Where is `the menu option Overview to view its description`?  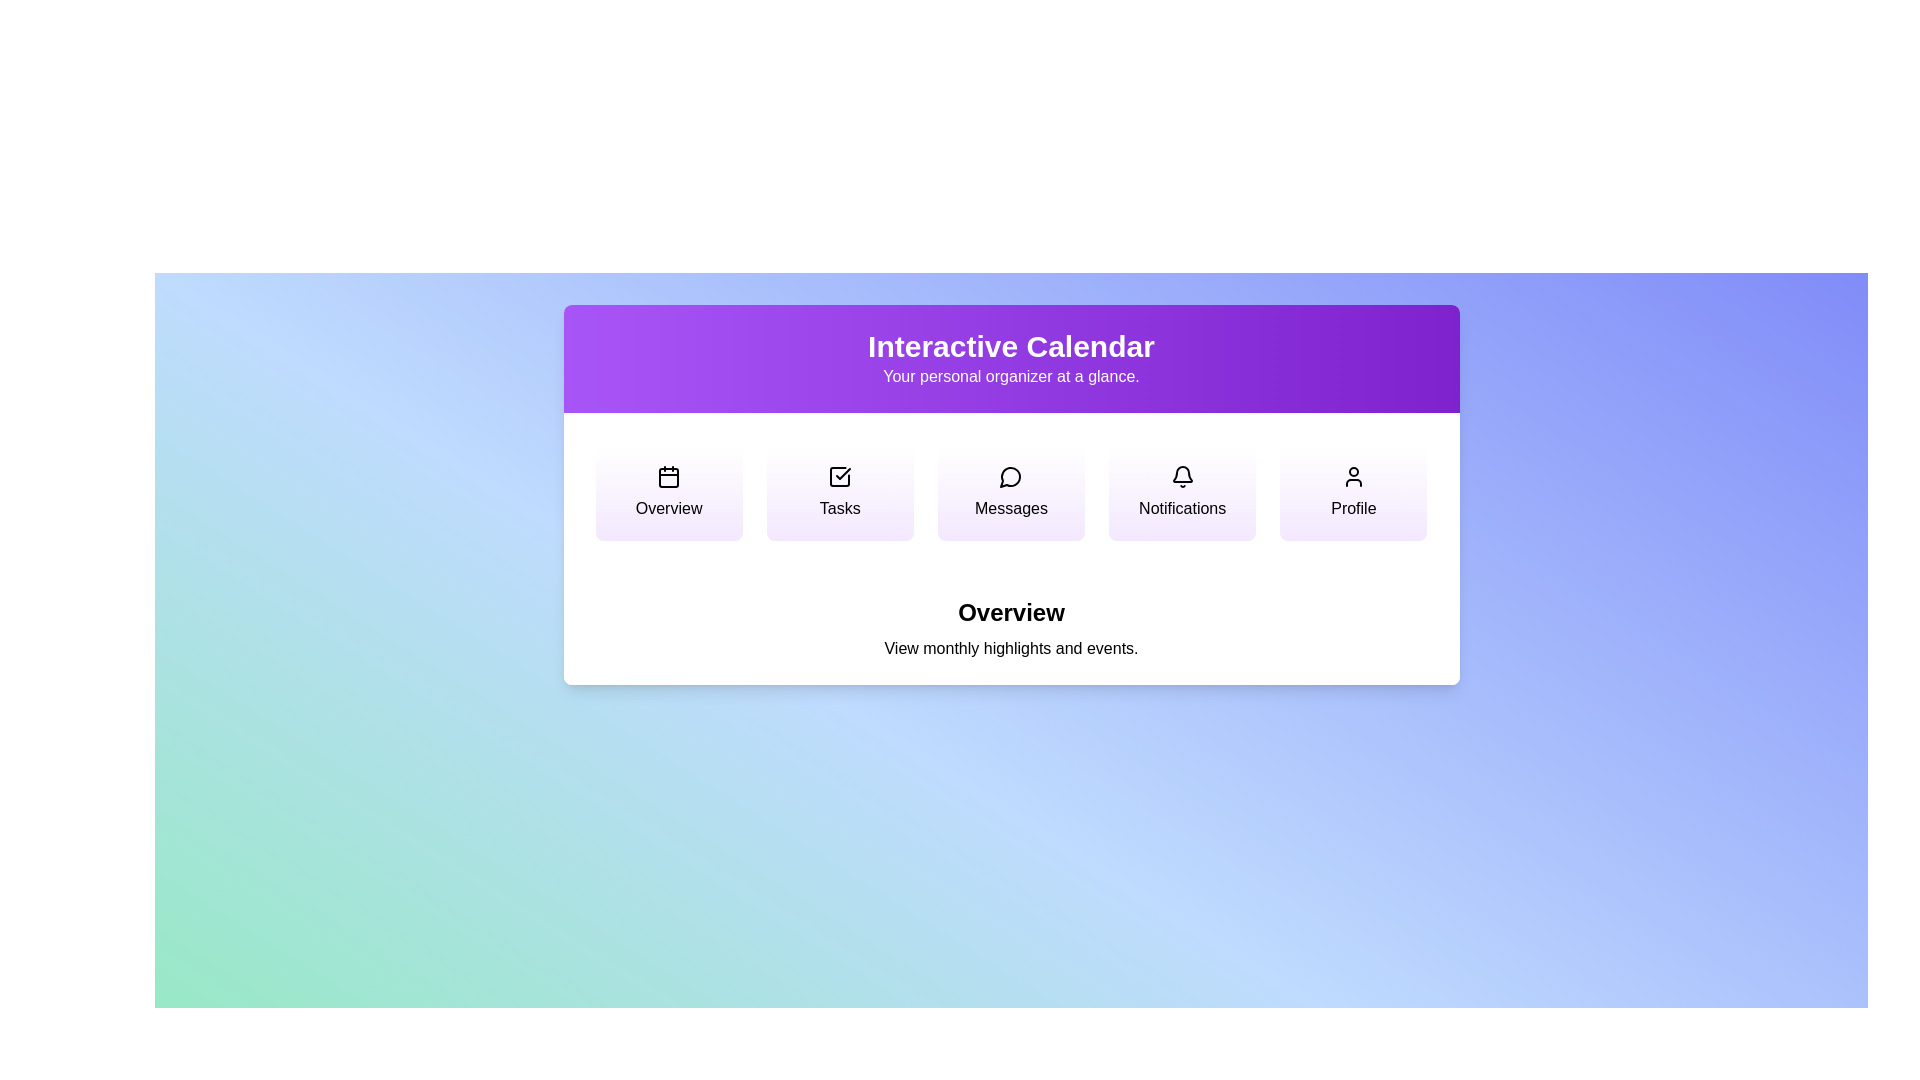 the menu option Overview to view its description is located at coordinates (668, 493).